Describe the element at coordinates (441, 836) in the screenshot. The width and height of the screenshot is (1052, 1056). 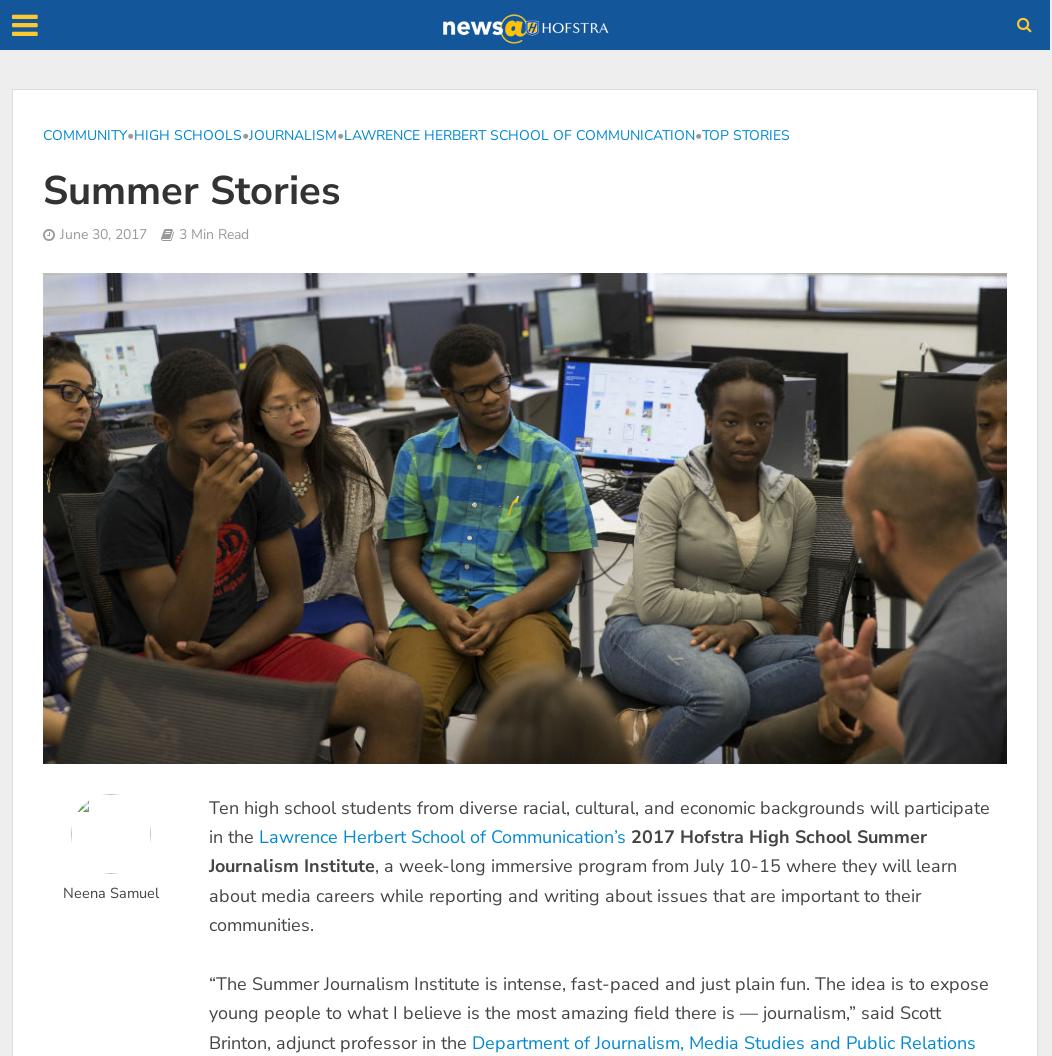
I see `'Lawrence Herbert School of Communication’s'` at that location.